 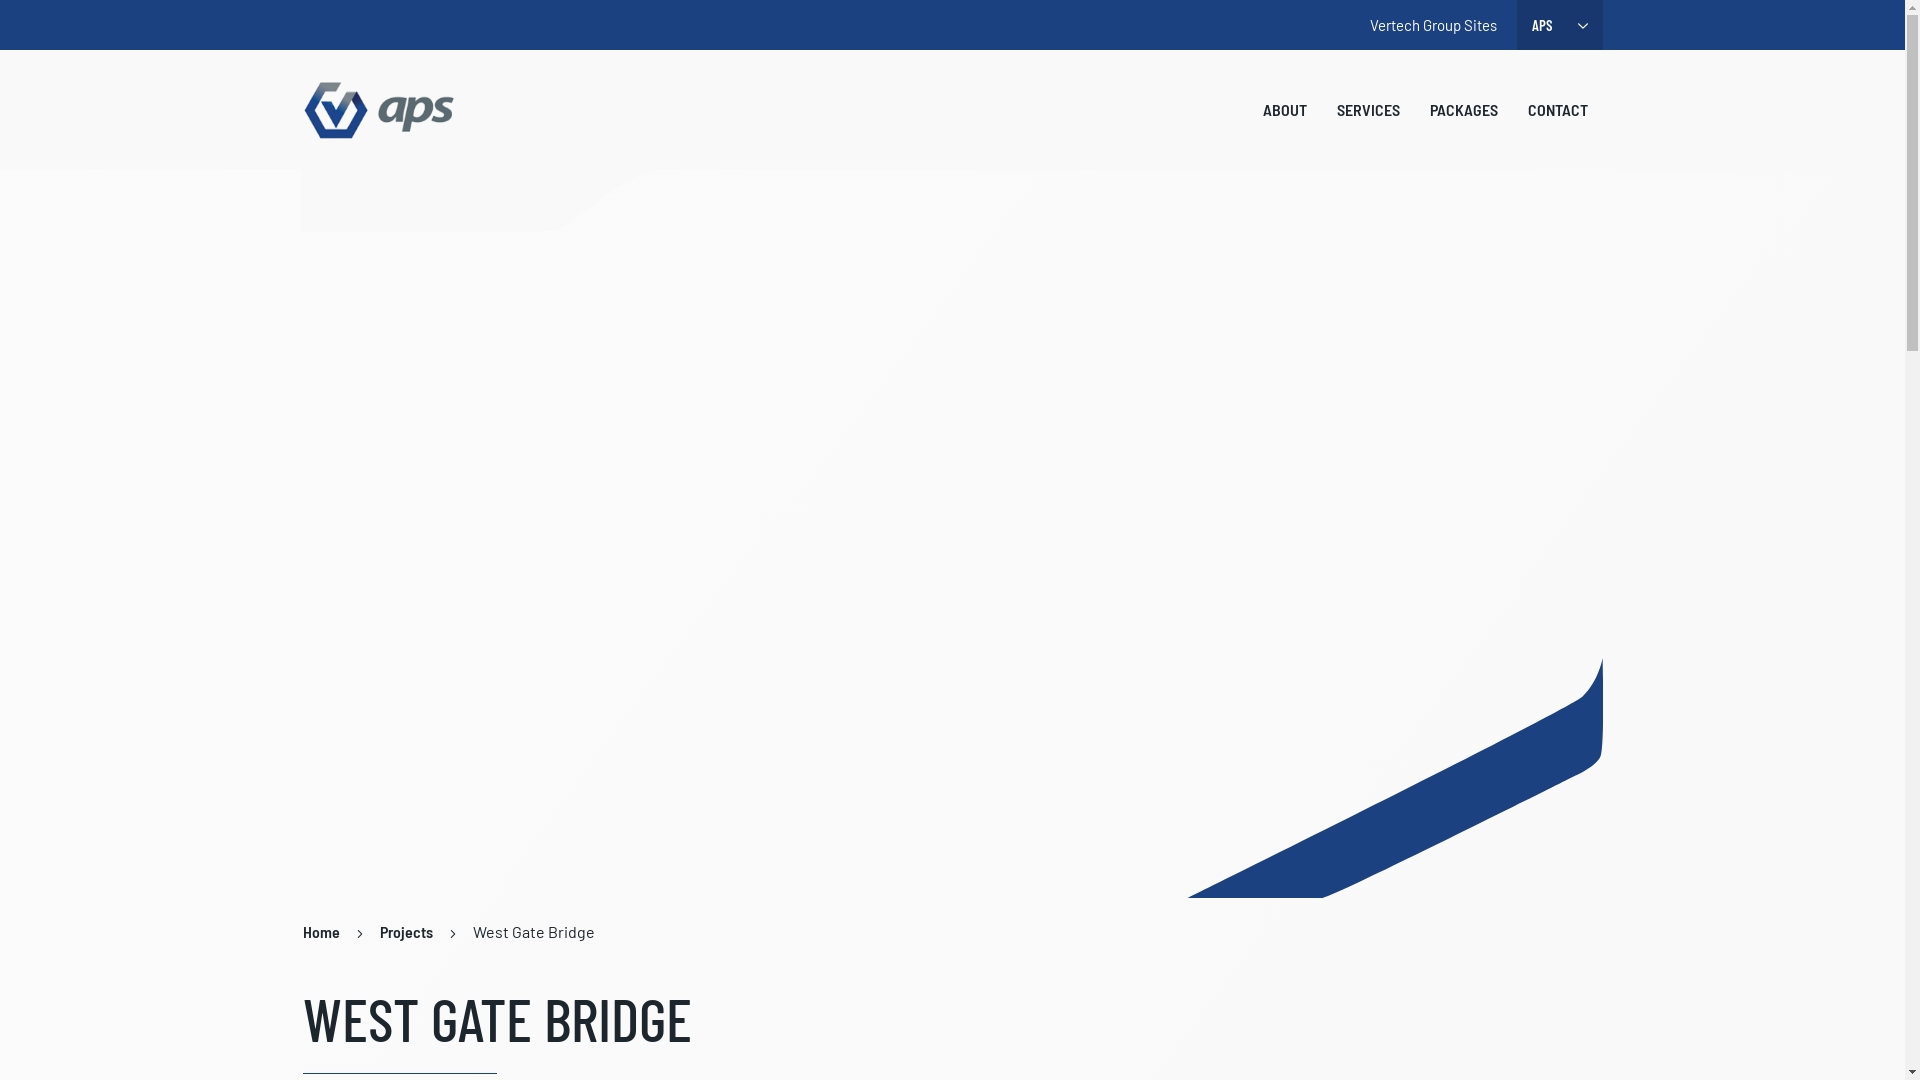 What do you see at coordinates (1463, 110) in the screenshot?
I see `'PACKAGES'` at bounding box center [1463, 110].